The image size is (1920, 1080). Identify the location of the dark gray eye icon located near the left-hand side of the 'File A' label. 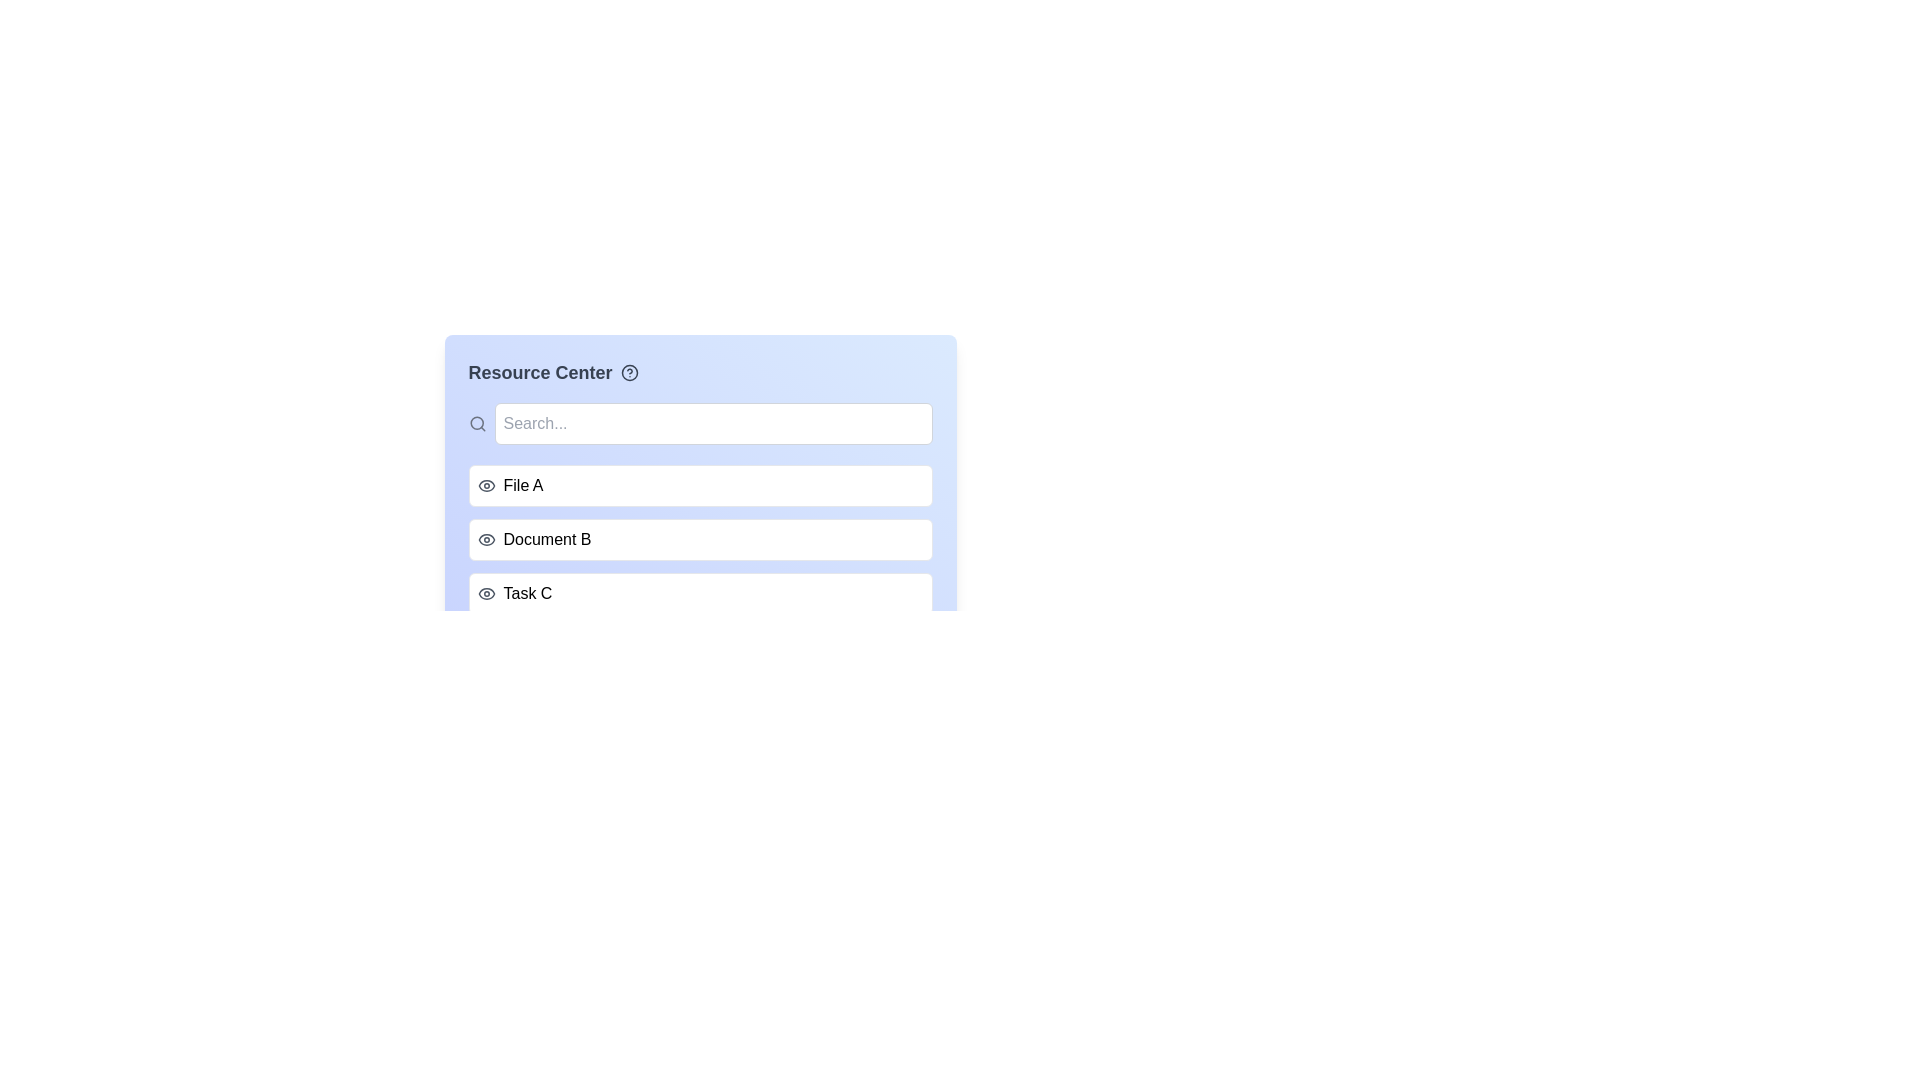
(486, 486).